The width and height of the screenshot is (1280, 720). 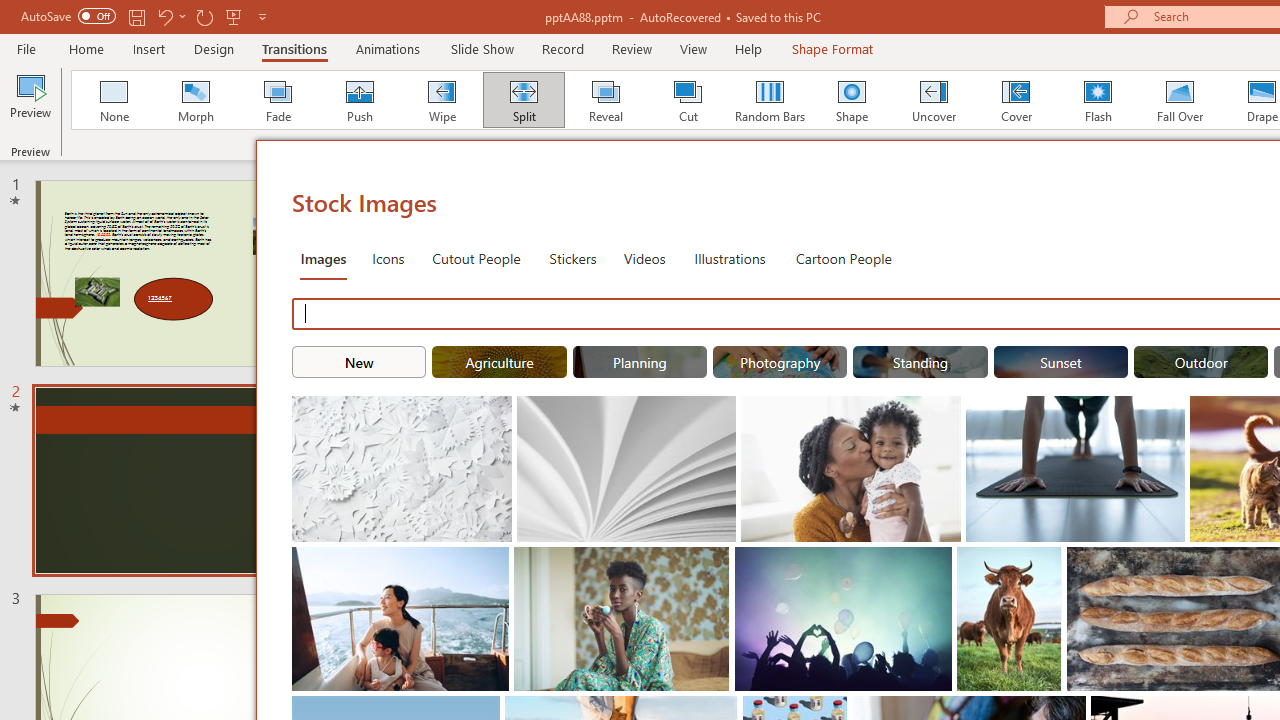 I want to click on 'Videos', so click(x=644, y=257).